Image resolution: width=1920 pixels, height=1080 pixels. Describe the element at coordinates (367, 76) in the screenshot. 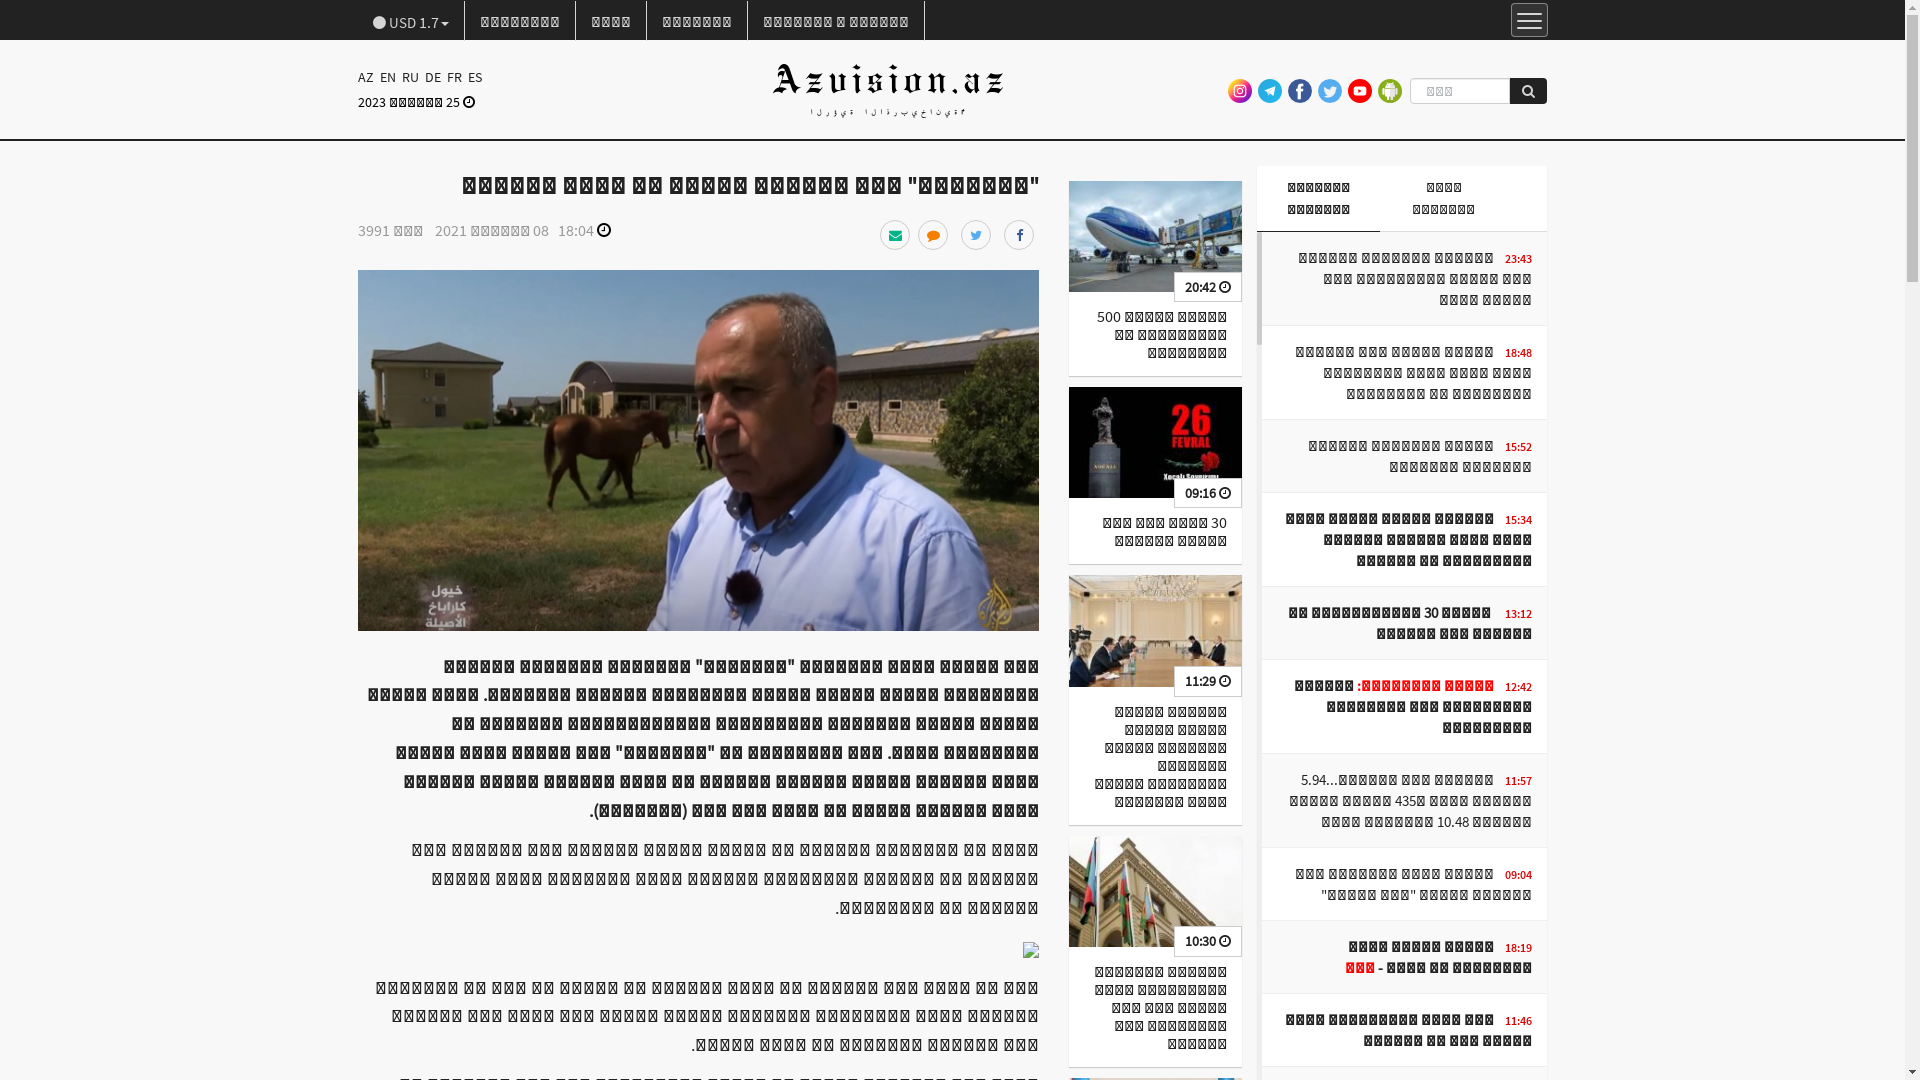

I see `'AZ'` at that location.